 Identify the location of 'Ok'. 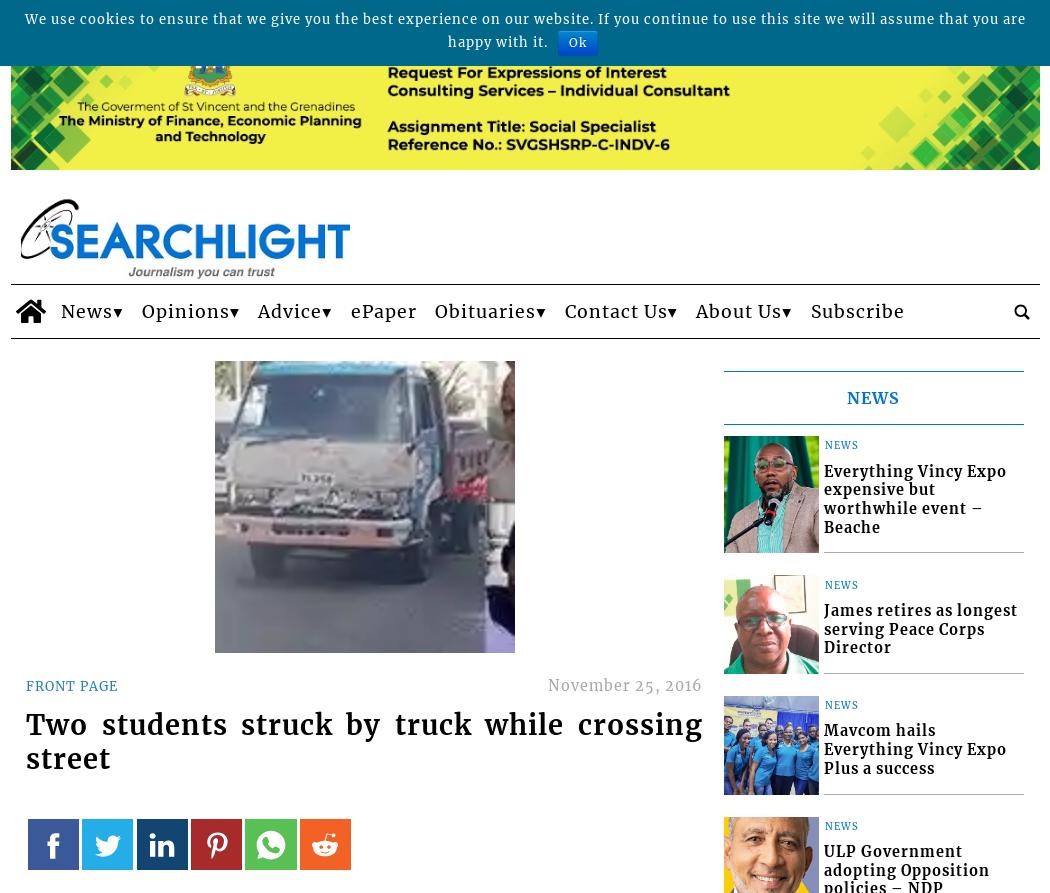
(577, 42).